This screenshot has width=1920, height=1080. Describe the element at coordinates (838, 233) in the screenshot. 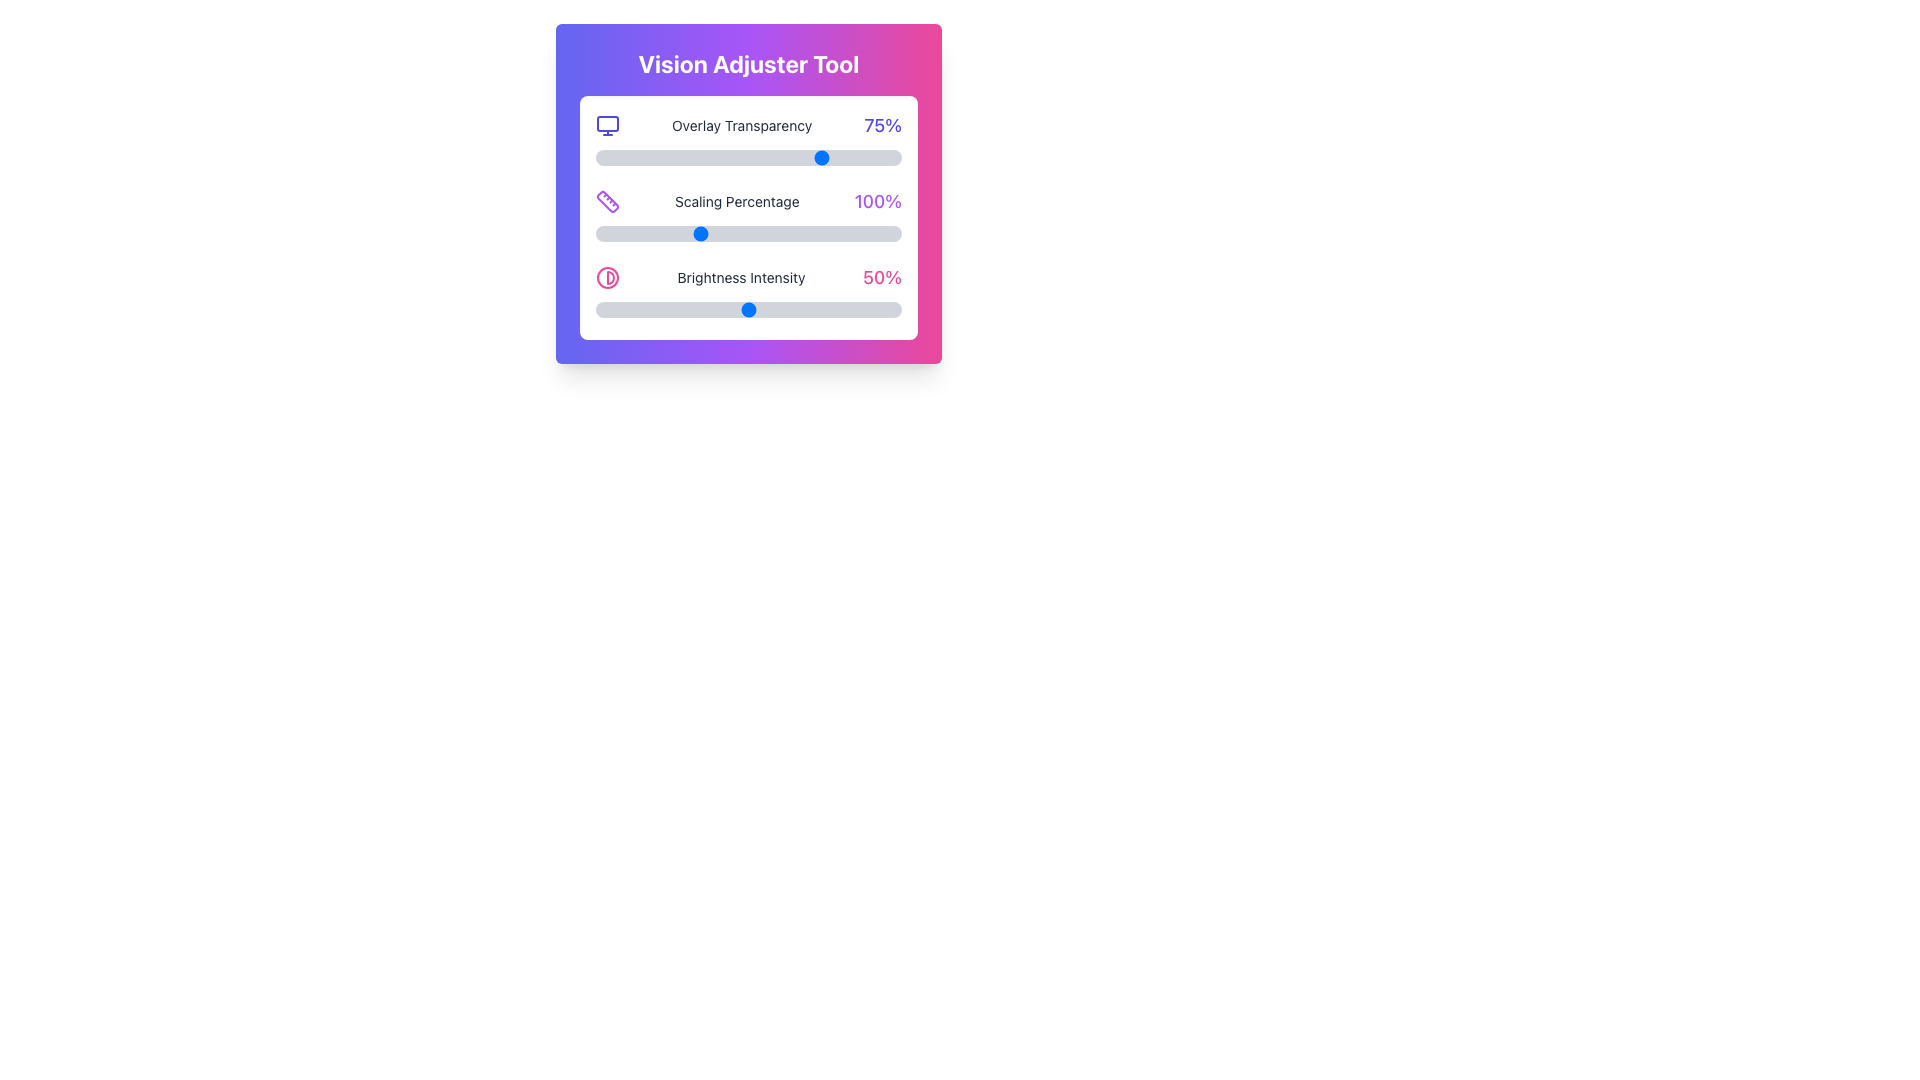

I see `the scaling percentage` at that location.